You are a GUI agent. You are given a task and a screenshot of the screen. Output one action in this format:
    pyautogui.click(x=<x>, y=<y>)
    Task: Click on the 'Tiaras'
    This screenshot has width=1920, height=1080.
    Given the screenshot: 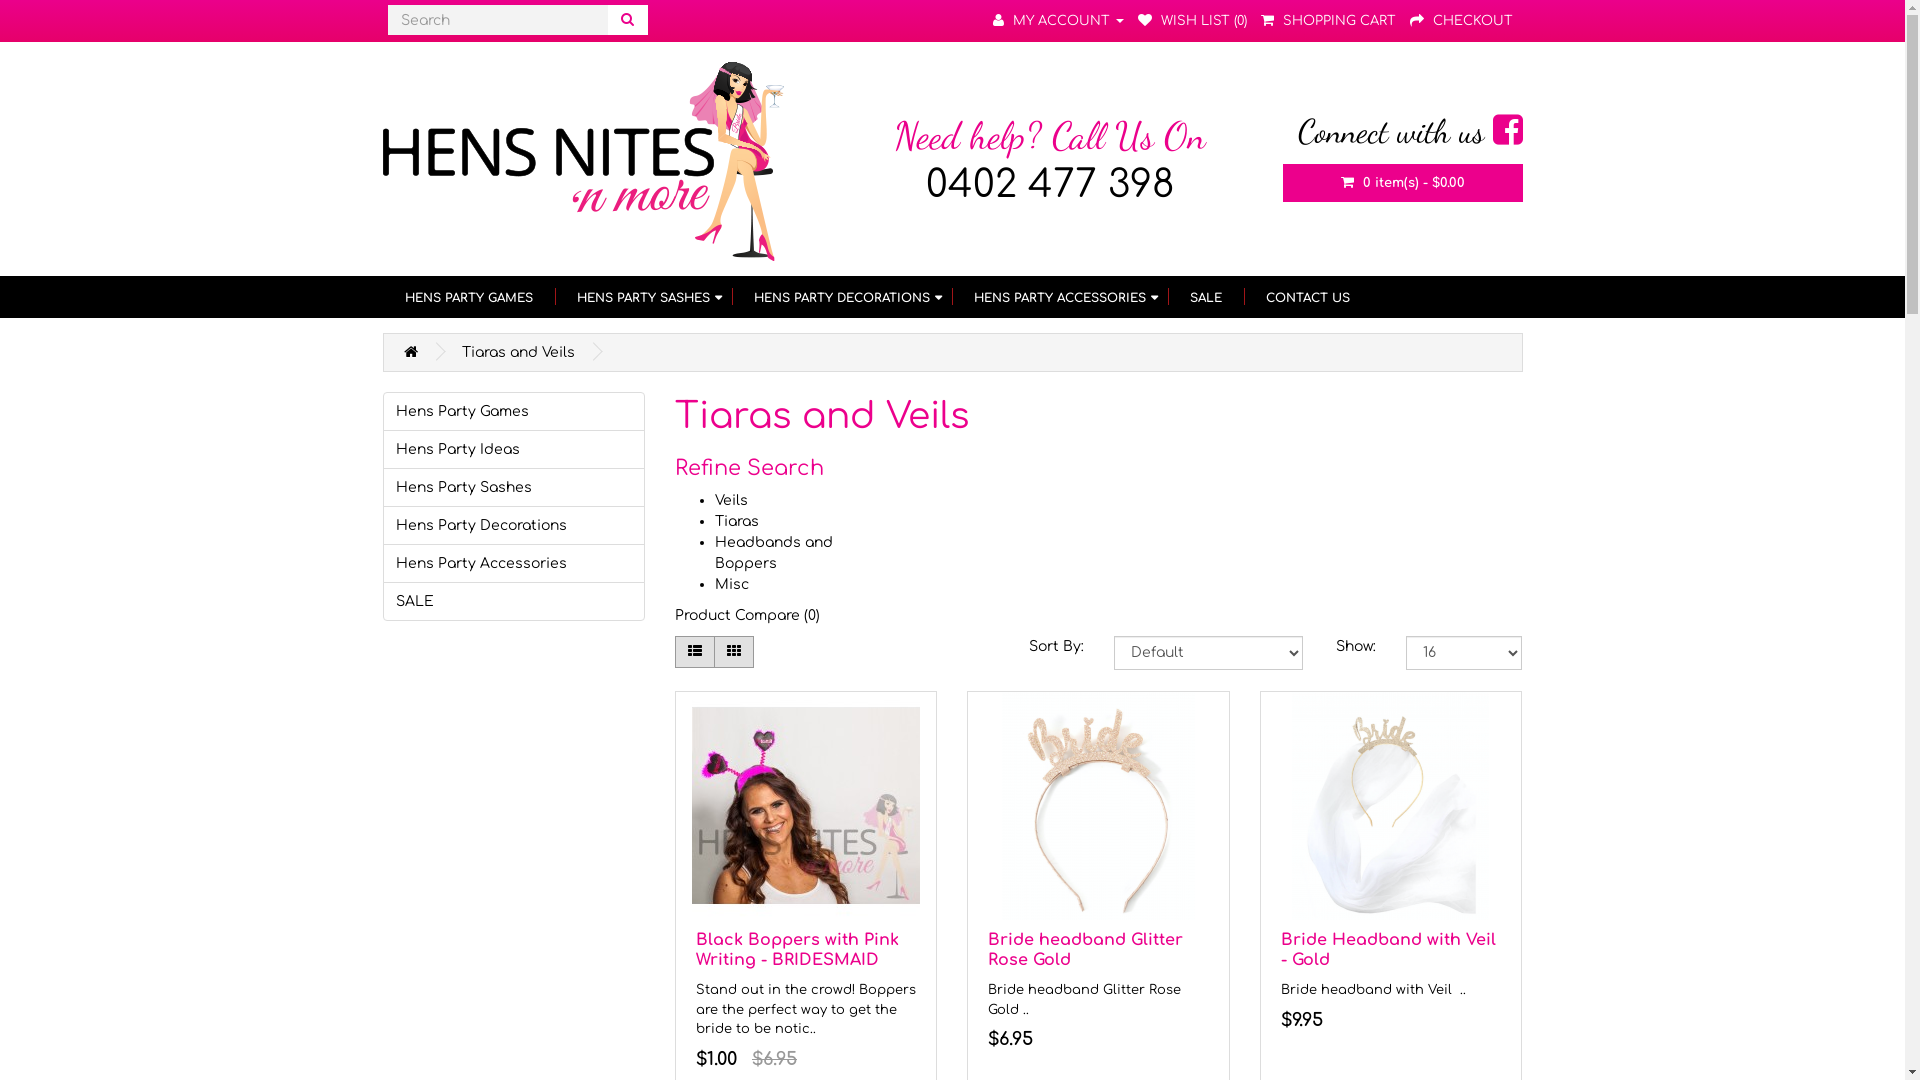 What is the action you would take?
    pyautogui.click(x=736, y=520)
    